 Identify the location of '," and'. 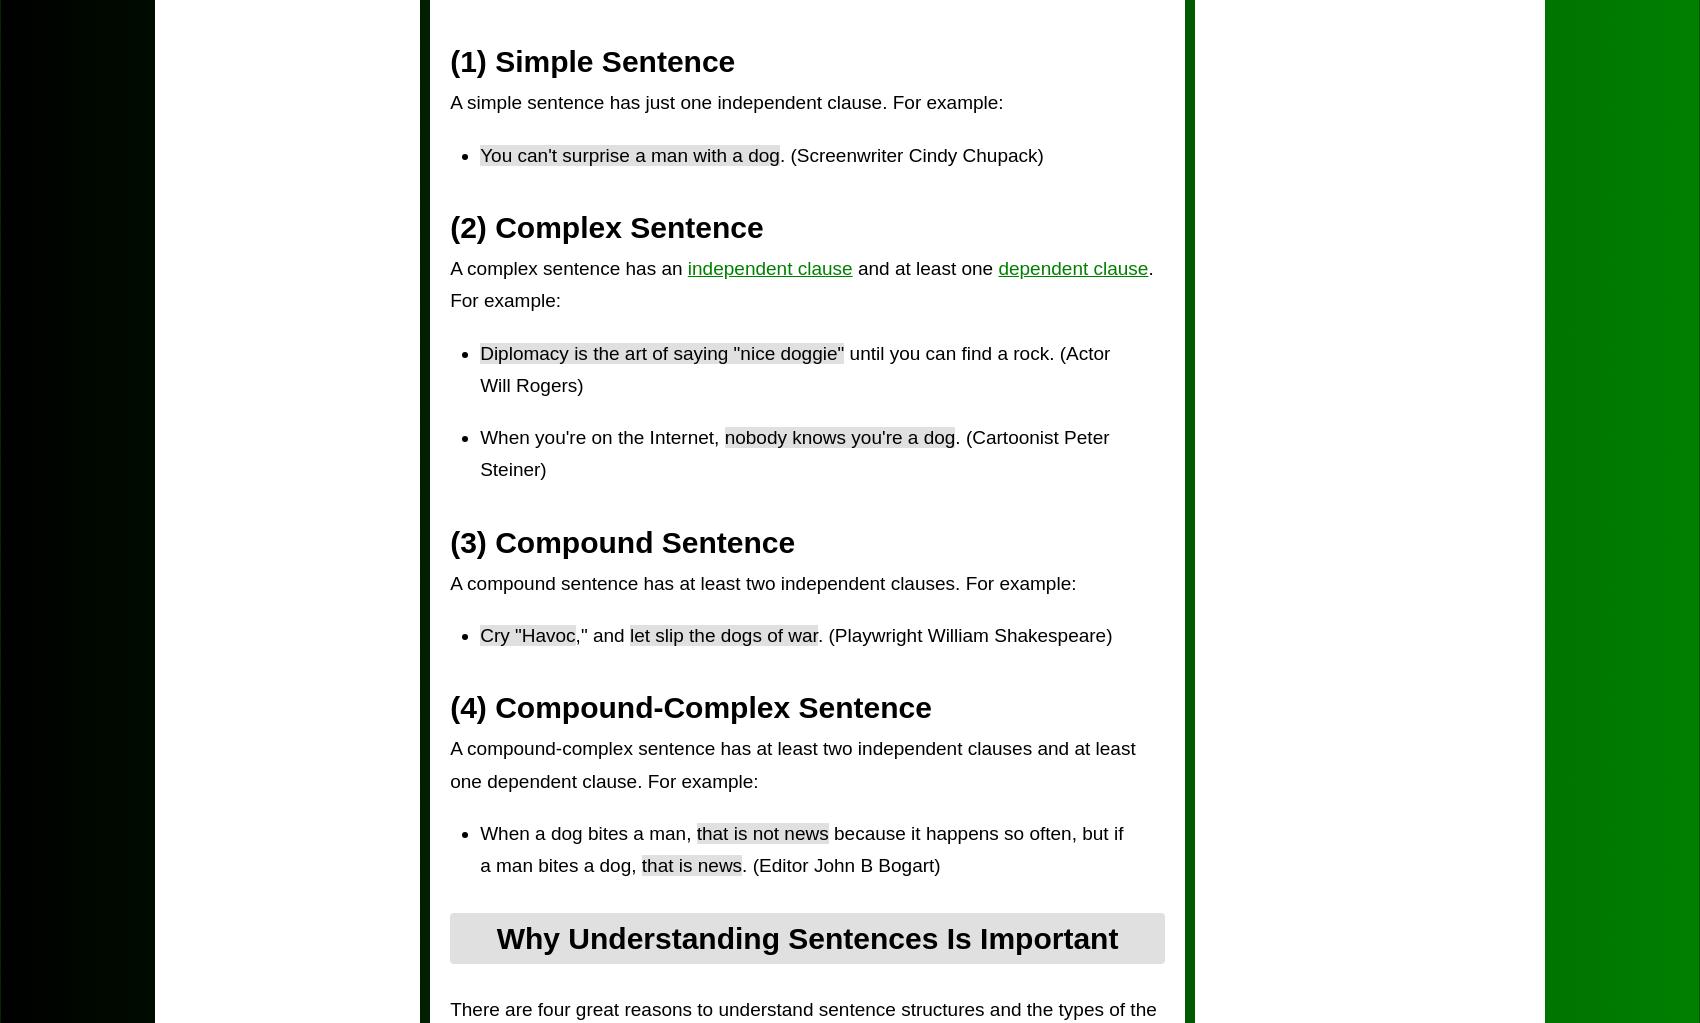
(600, 635).